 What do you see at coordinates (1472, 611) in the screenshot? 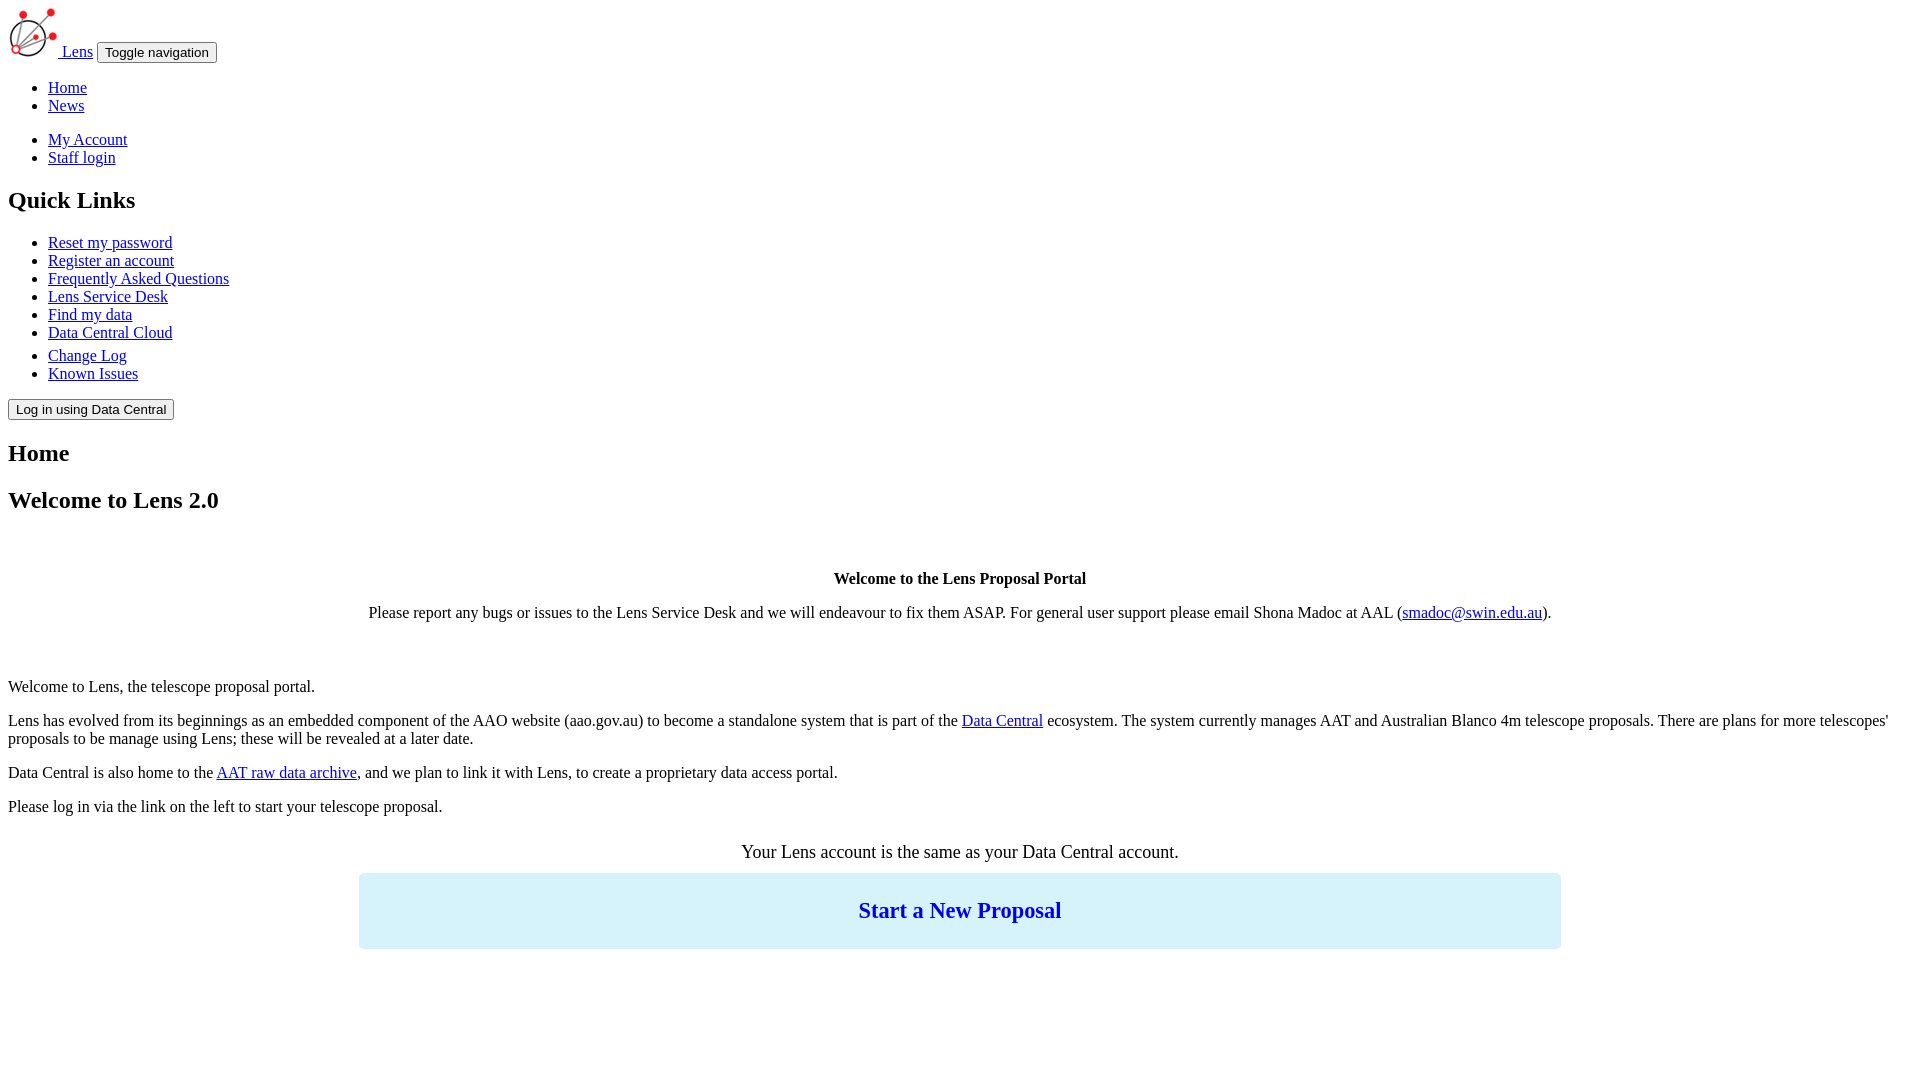
I see `'smadoc@swin.edu.au'` at bounding box center [1472, 611].